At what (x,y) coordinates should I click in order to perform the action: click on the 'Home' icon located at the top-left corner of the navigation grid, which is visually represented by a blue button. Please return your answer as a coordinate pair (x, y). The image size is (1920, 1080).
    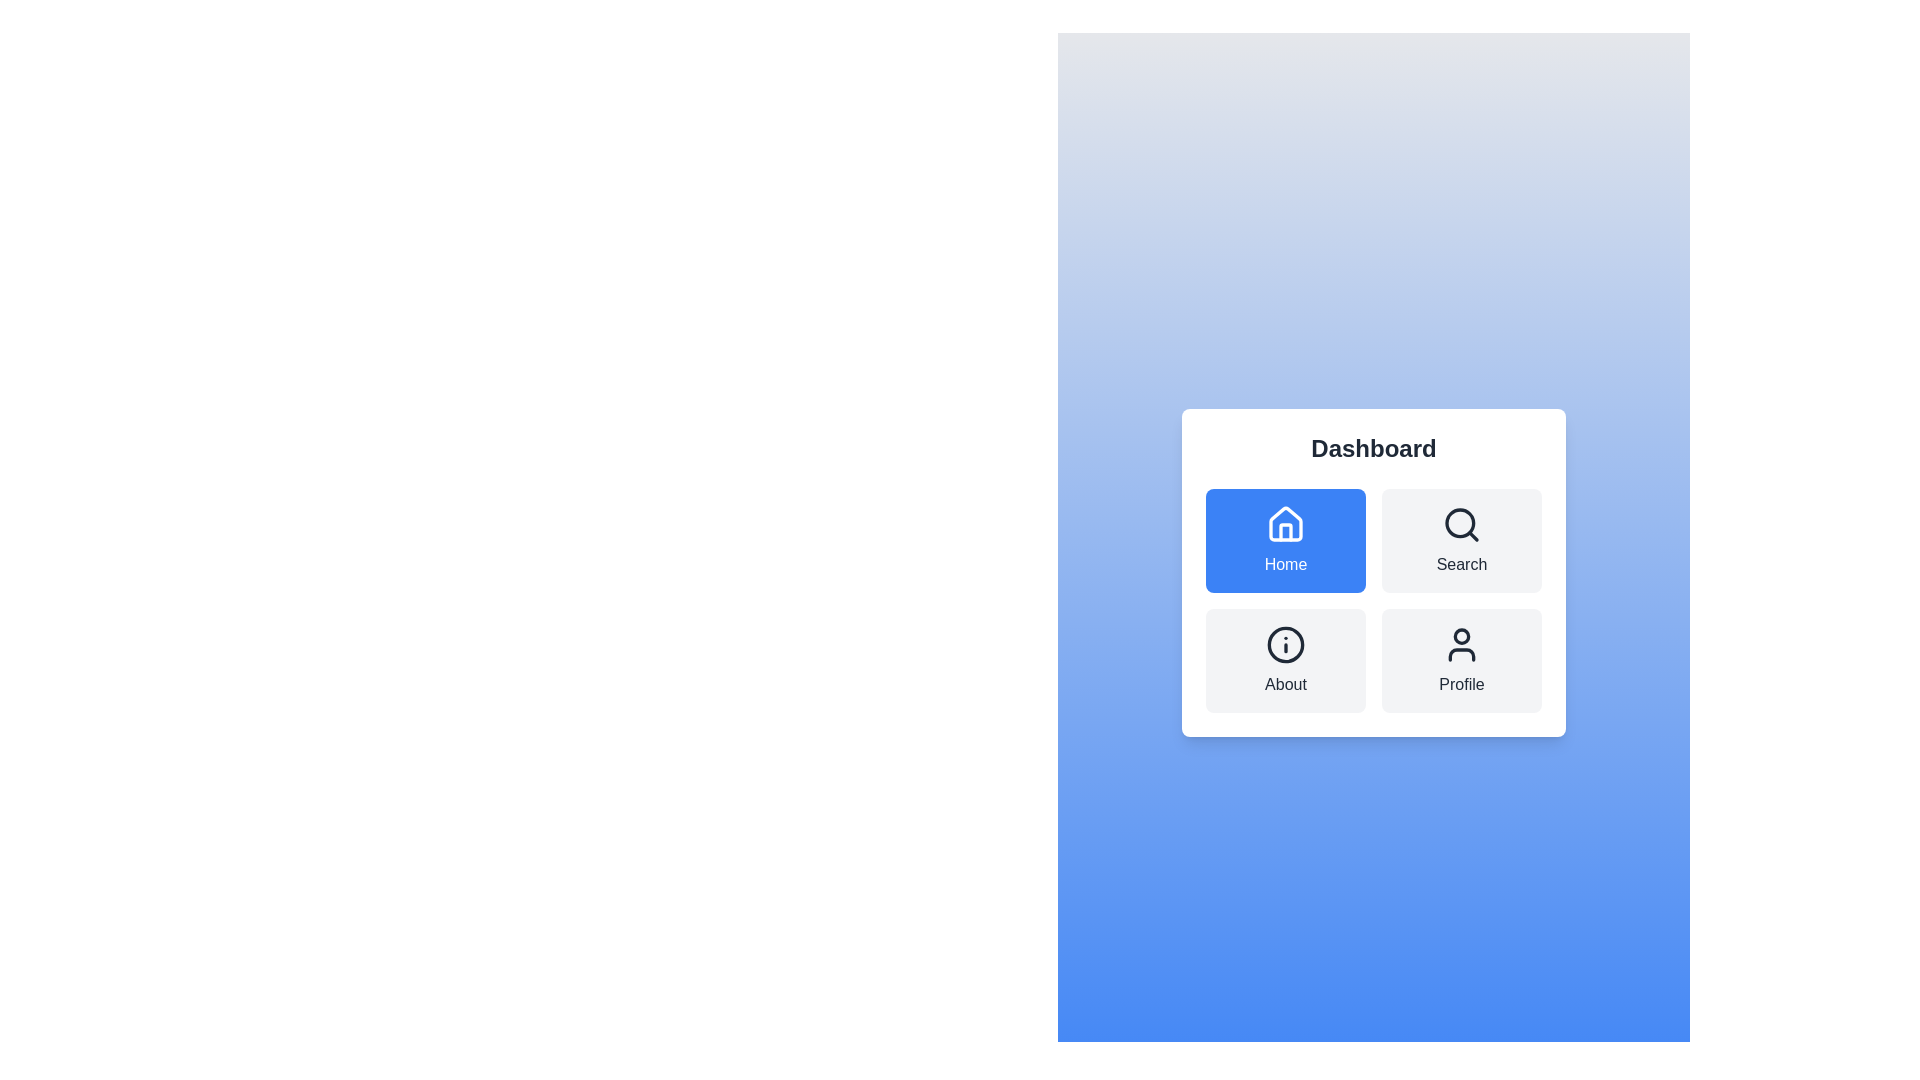
    Looking at the image, I should click on (1286, 523).